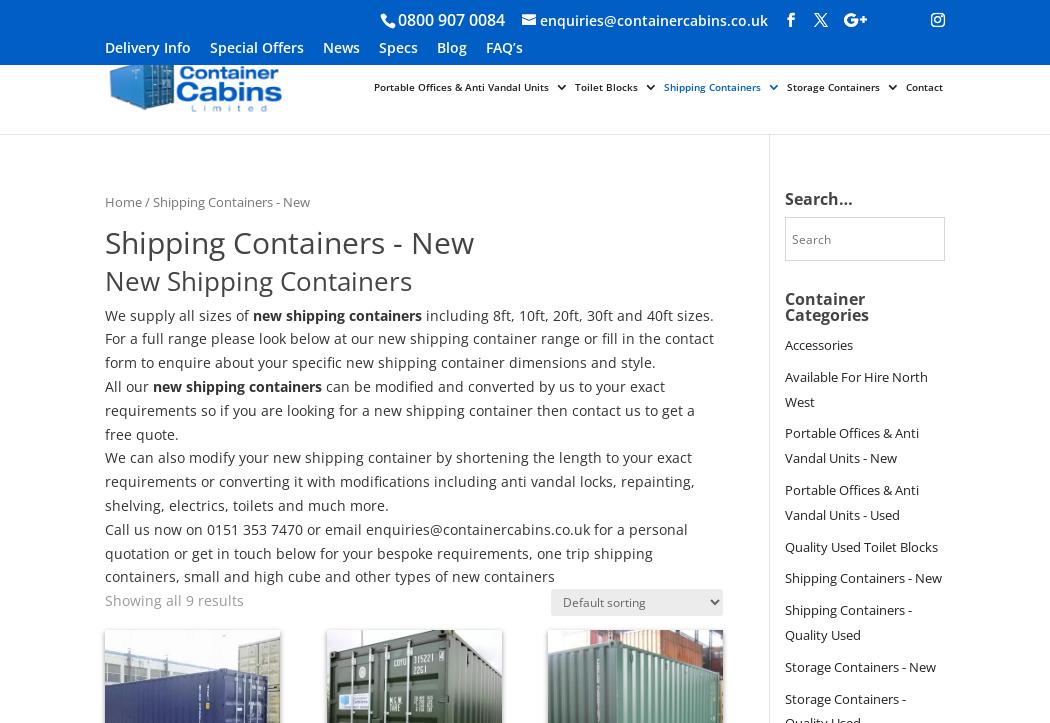 Image resolution: width=1050 pixels, height=723 pixels. What do you see at coordinates (512, 233) in the screenshot?
I see `'New Portable Offices & Anti Vandal Units'` at bounding box center [512, 233].